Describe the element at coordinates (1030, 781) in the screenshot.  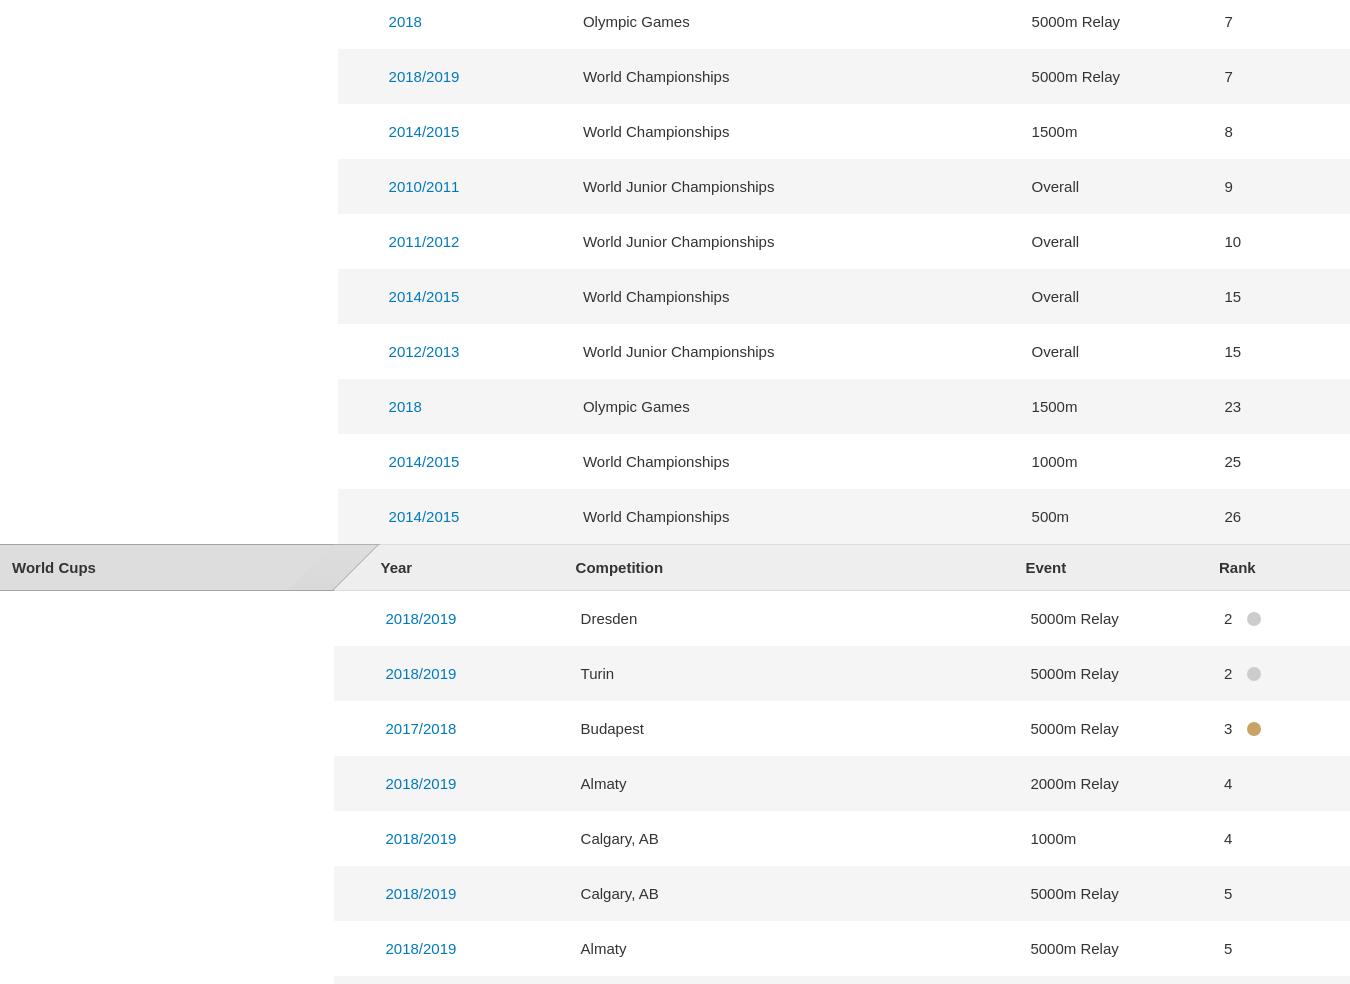
I see `'2000m Relay'` at that location.